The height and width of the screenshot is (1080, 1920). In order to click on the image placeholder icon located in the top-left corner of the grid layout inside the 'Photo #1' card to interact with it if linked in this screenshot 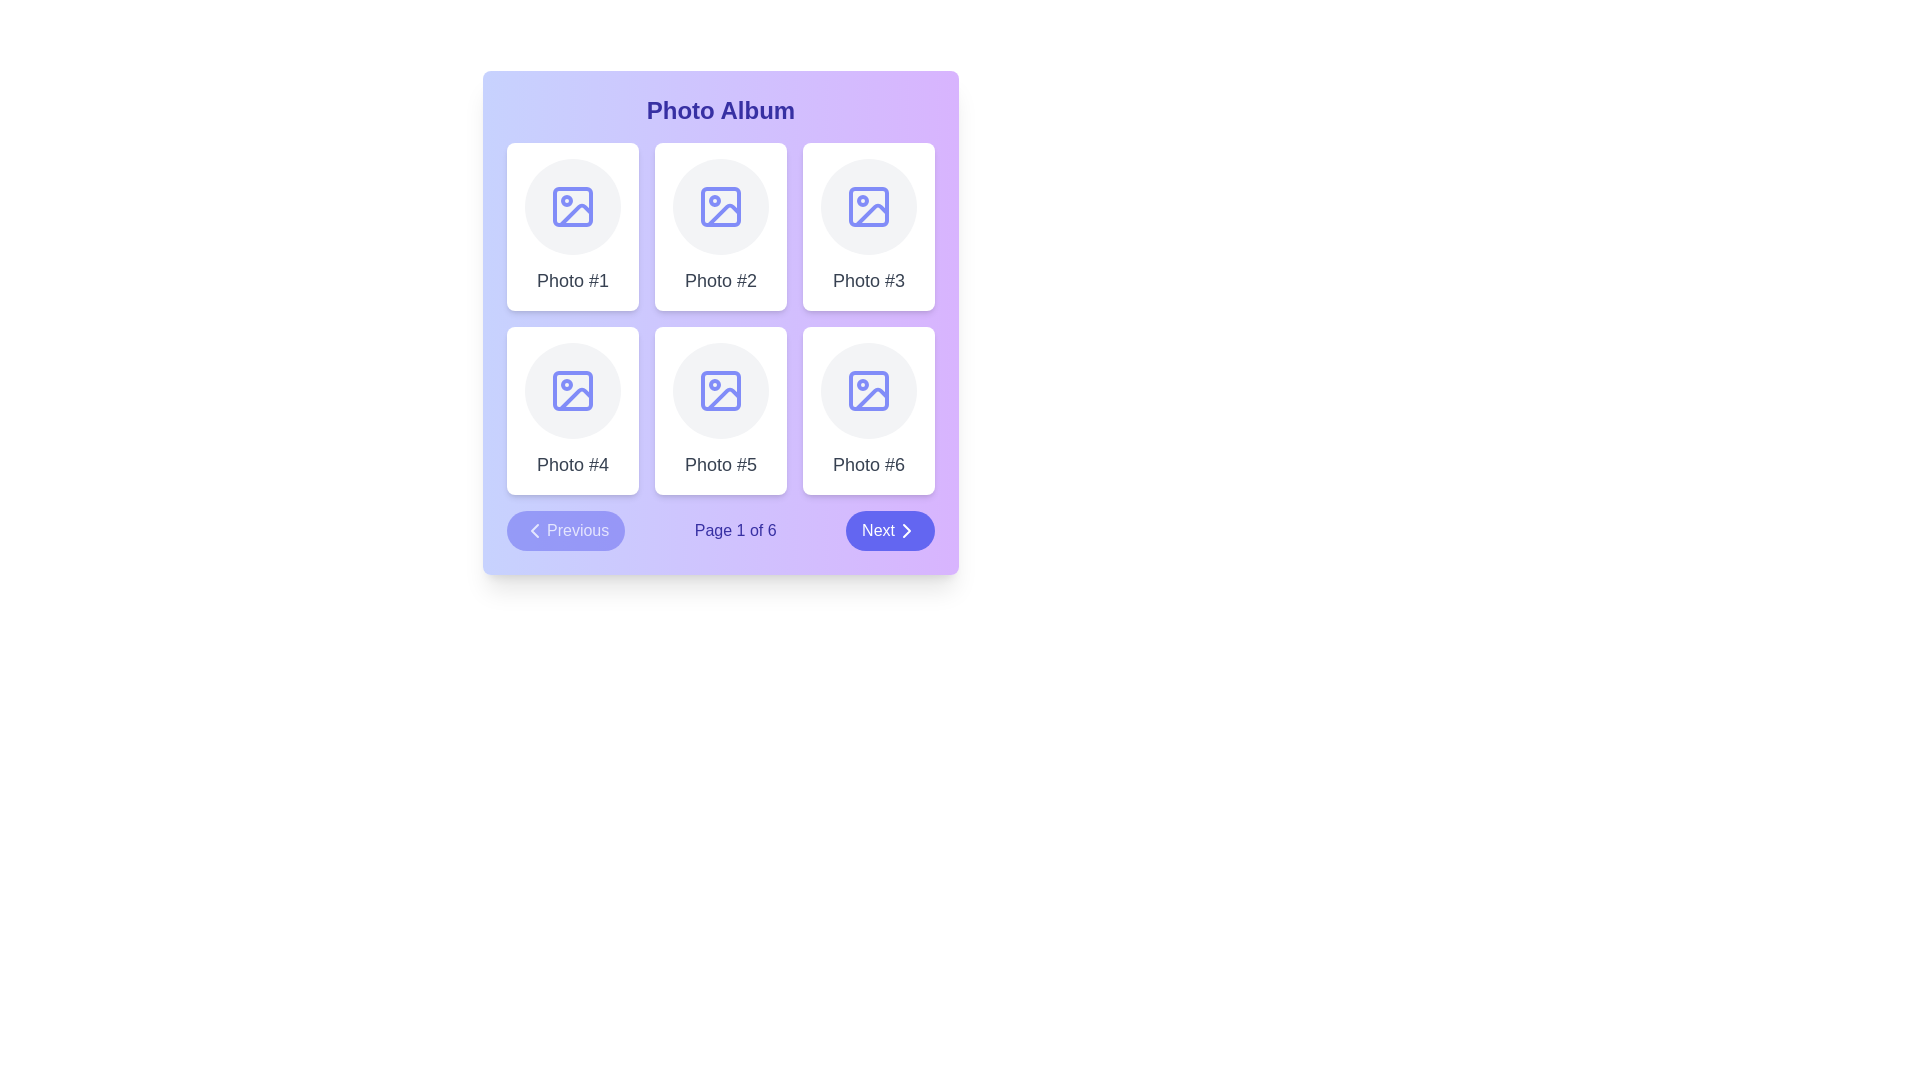, I will do `click(571, 207)`.